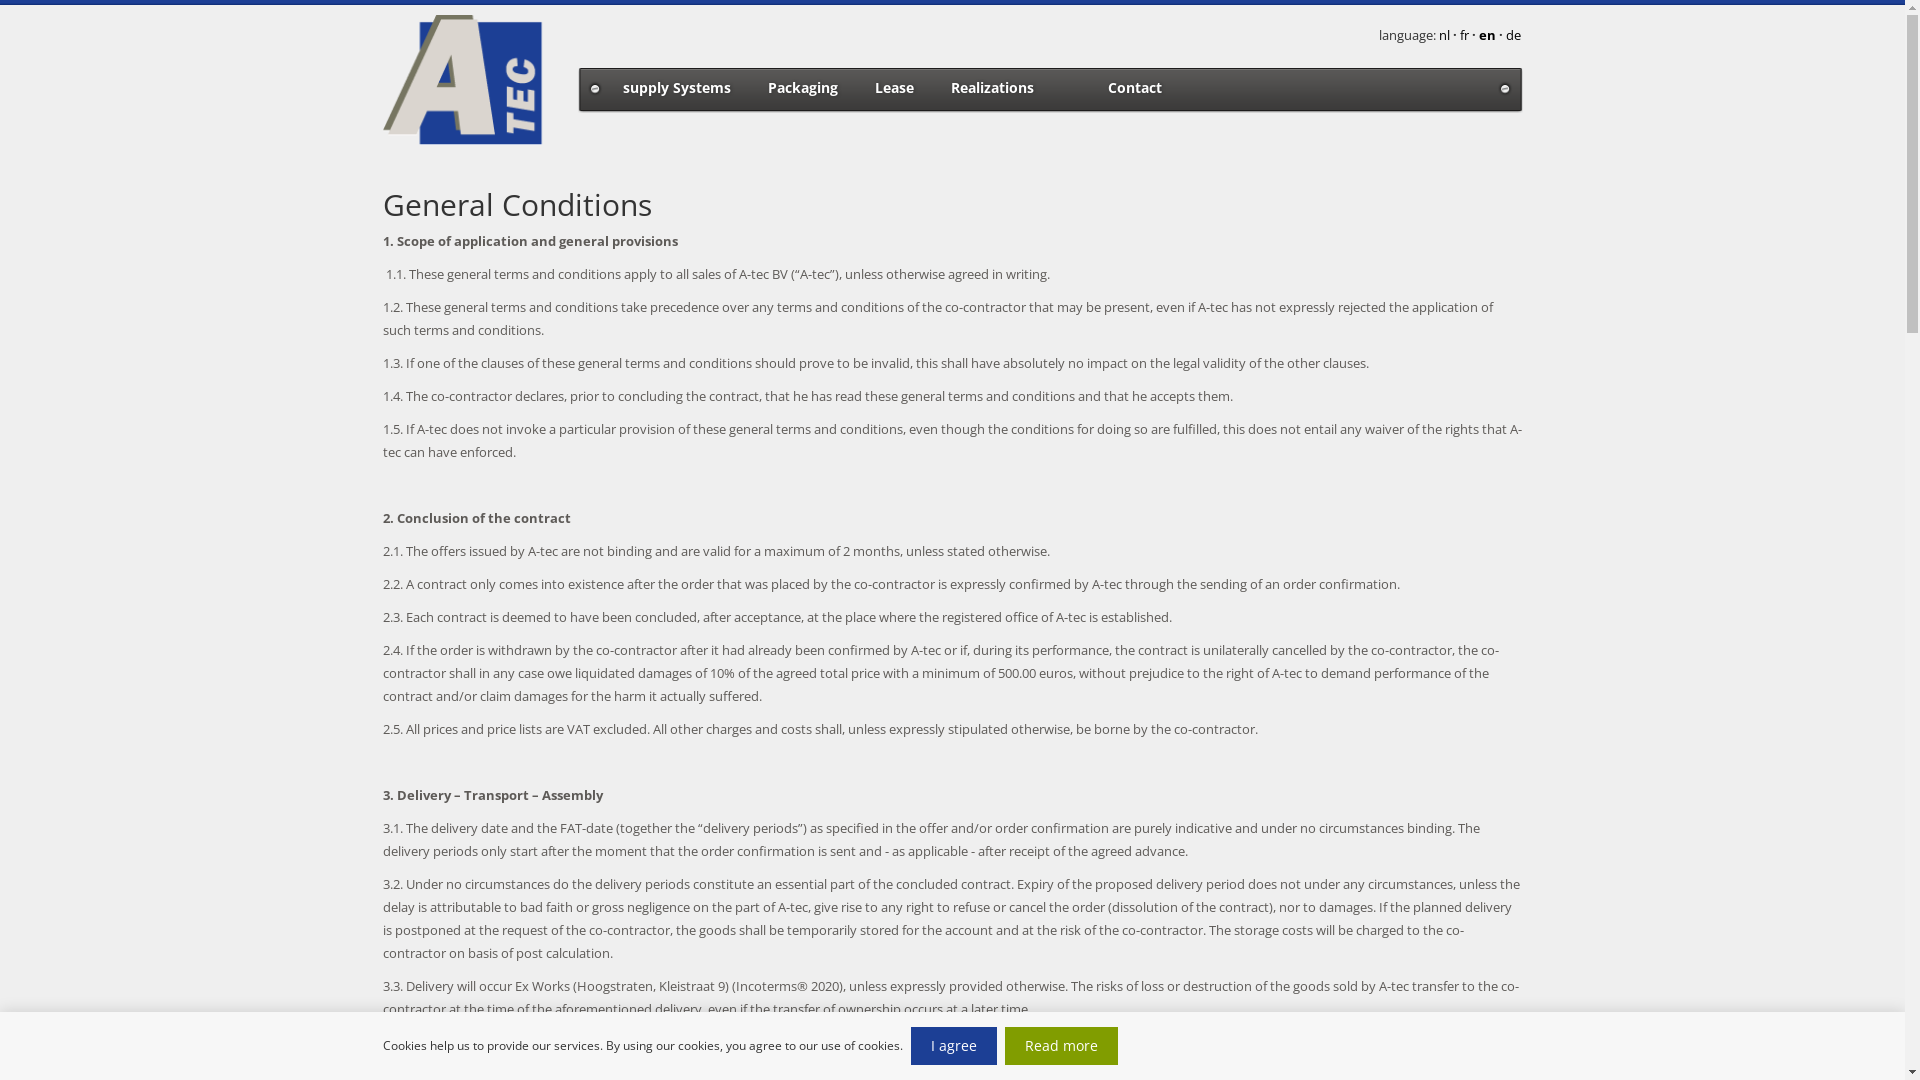  I want to click on 'Lease', so click(892, 86).